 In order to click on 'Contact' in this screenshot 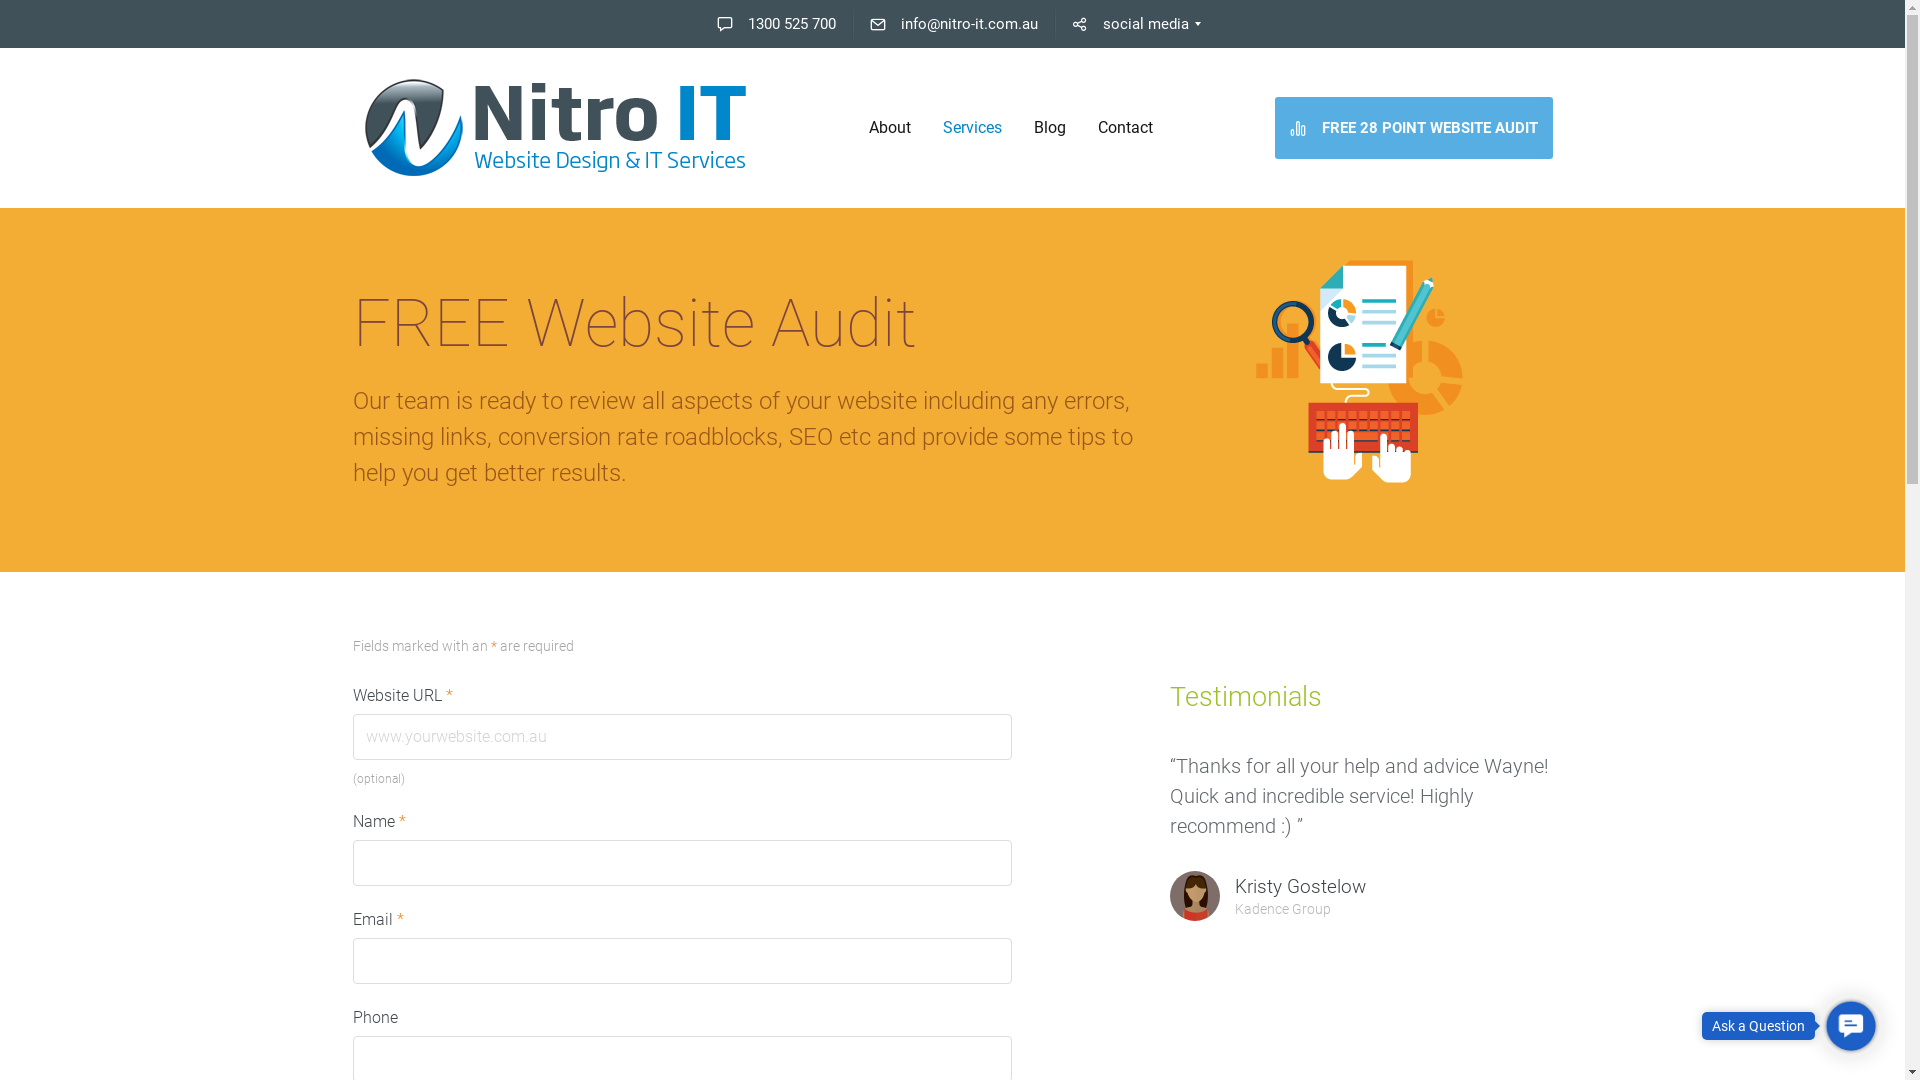, I will do `click(1125, 127)`.